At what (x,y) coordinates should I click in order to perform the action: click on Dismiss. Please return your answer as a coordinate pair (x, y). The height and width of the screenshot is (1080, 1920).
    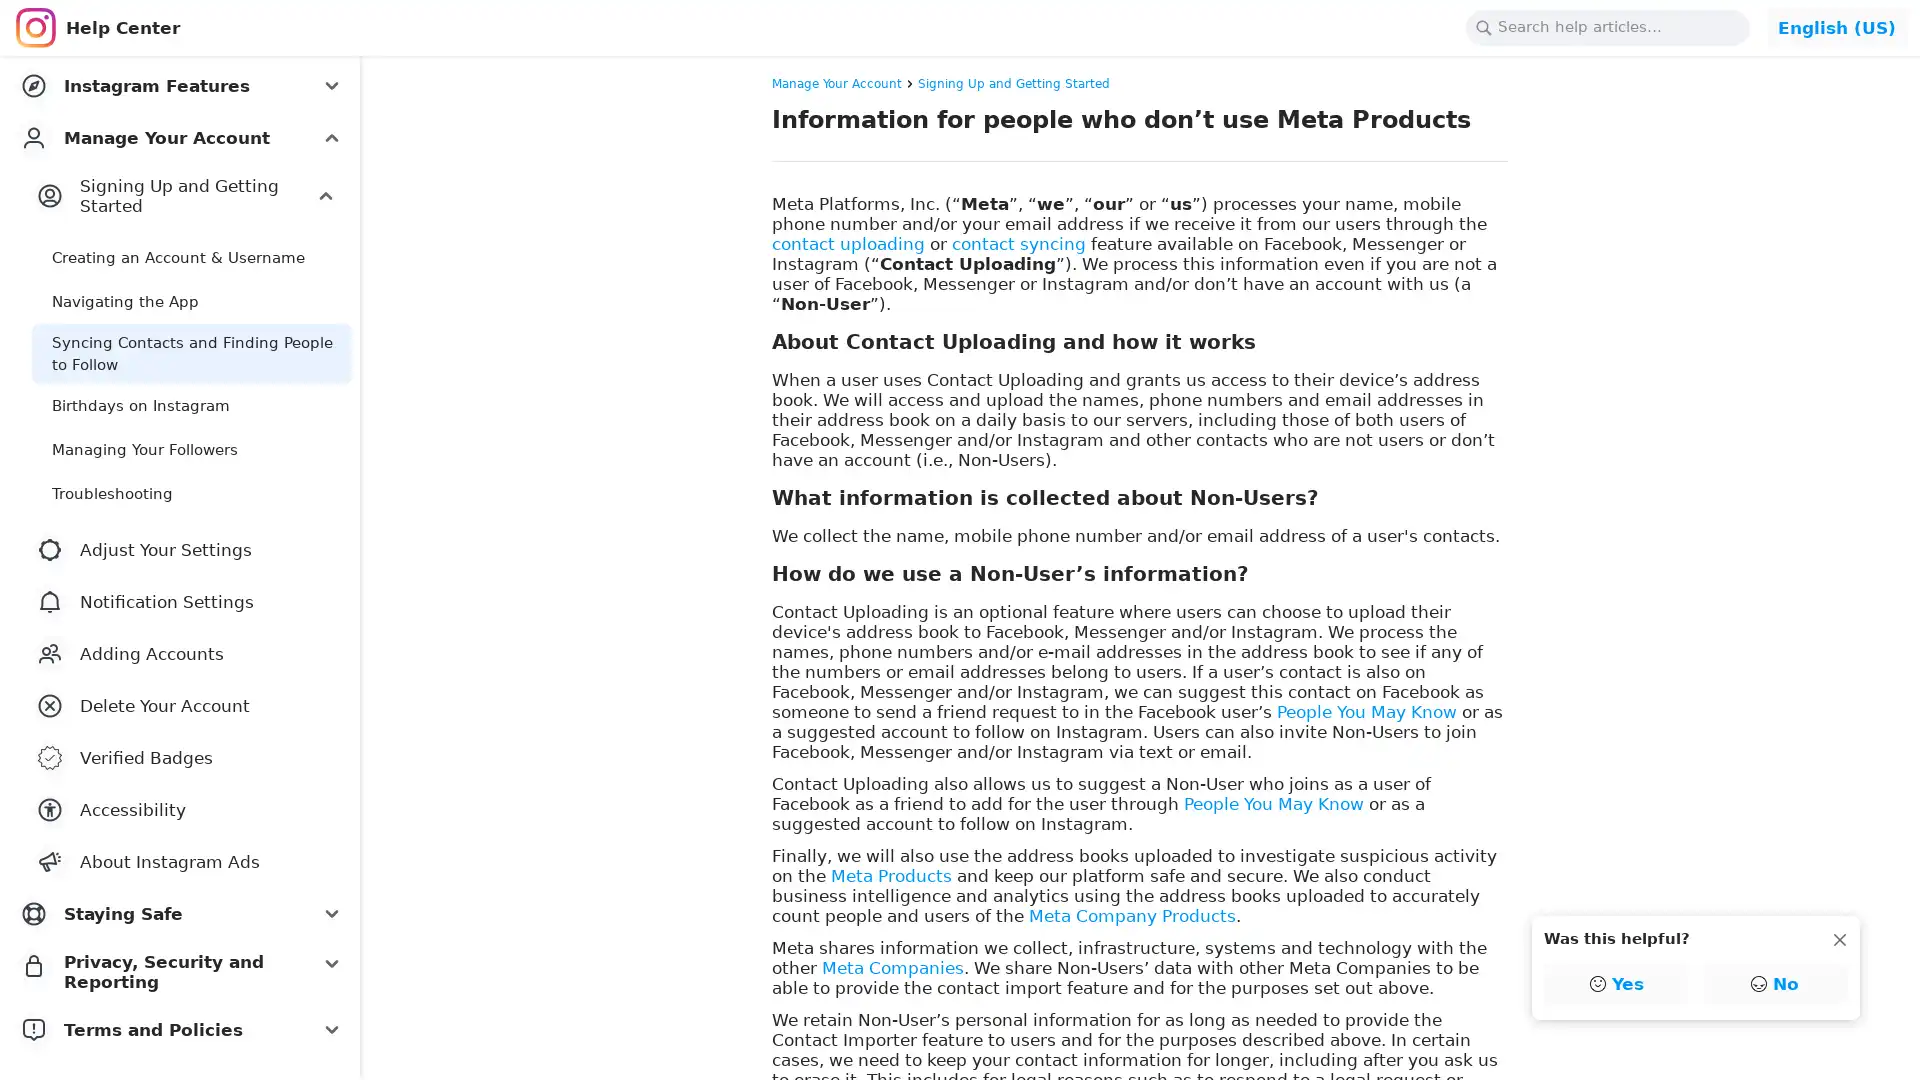
    Looking at the image, I should click on (1839, 940).